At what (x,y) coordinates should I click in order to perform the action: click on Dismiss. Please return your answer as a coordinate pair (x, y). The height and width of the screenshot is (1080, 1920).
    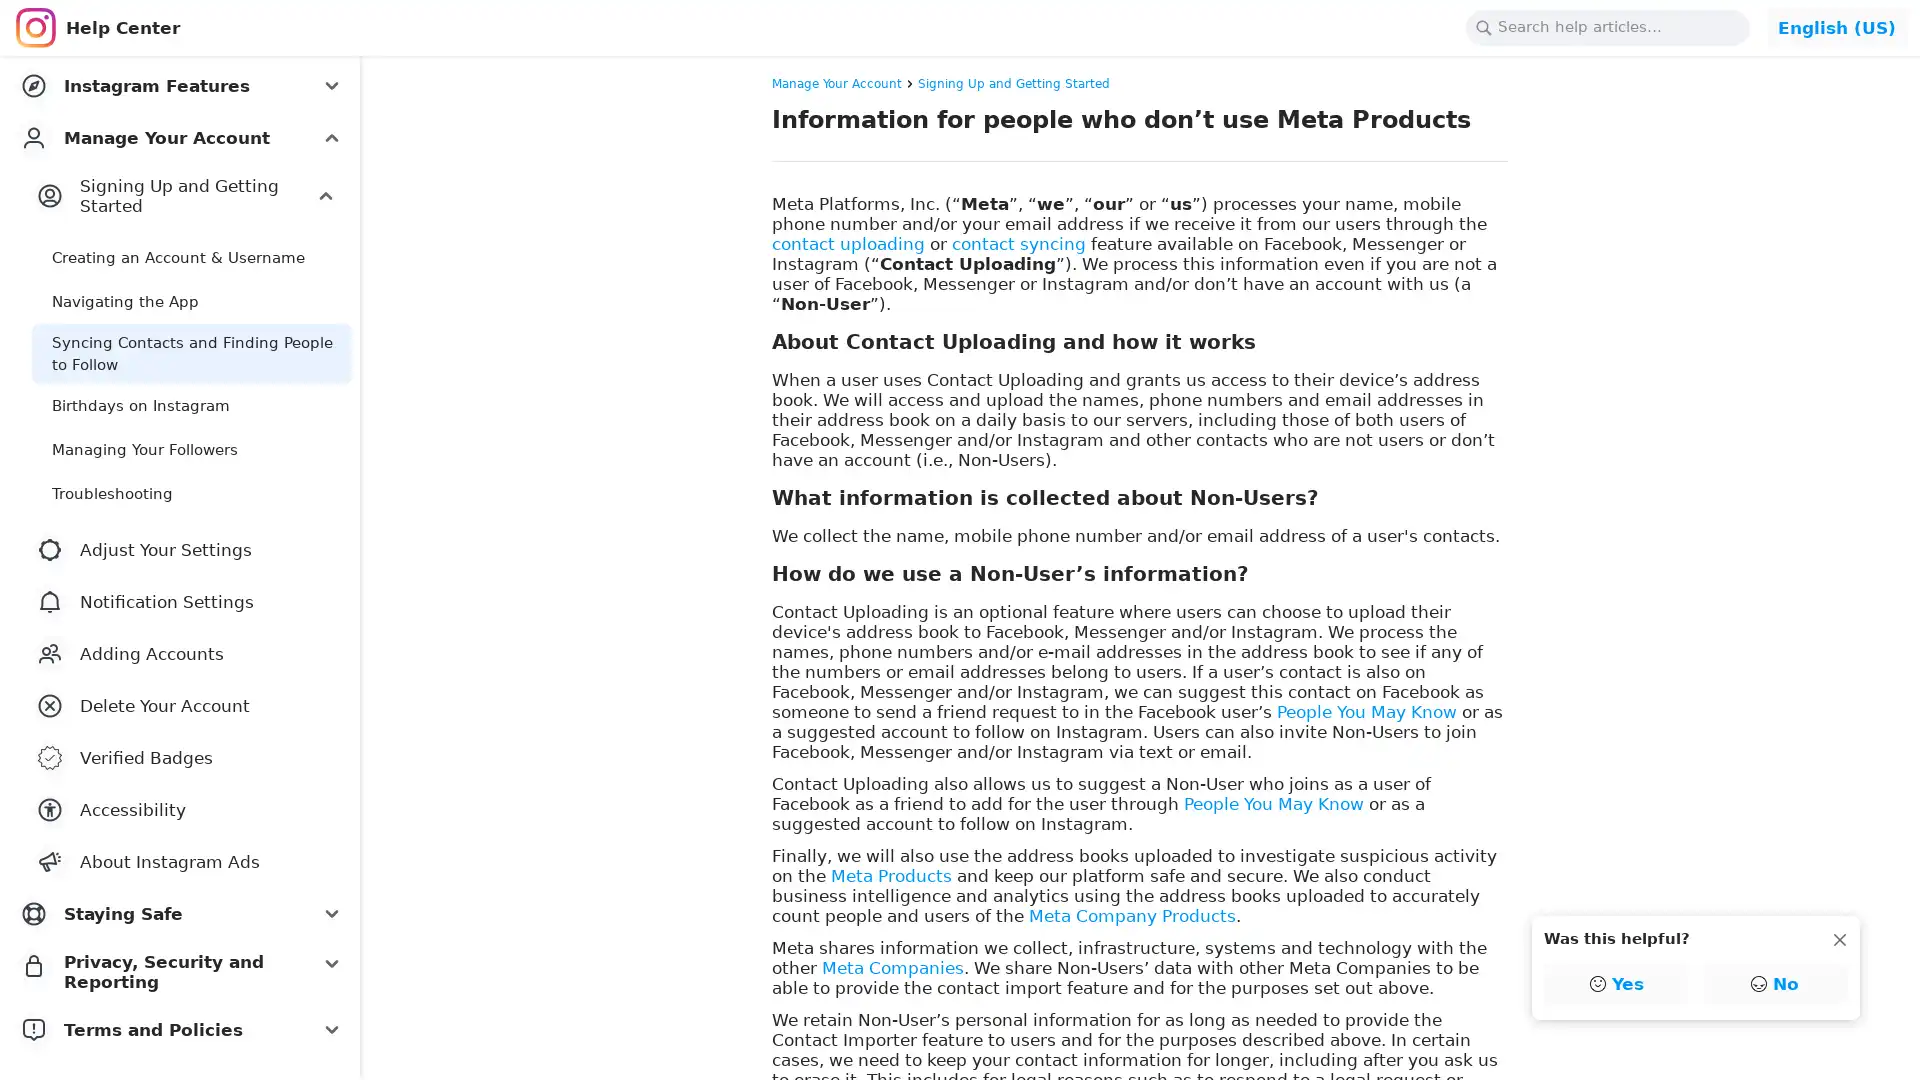
    Looking at the image, I should click on (1839, 940).